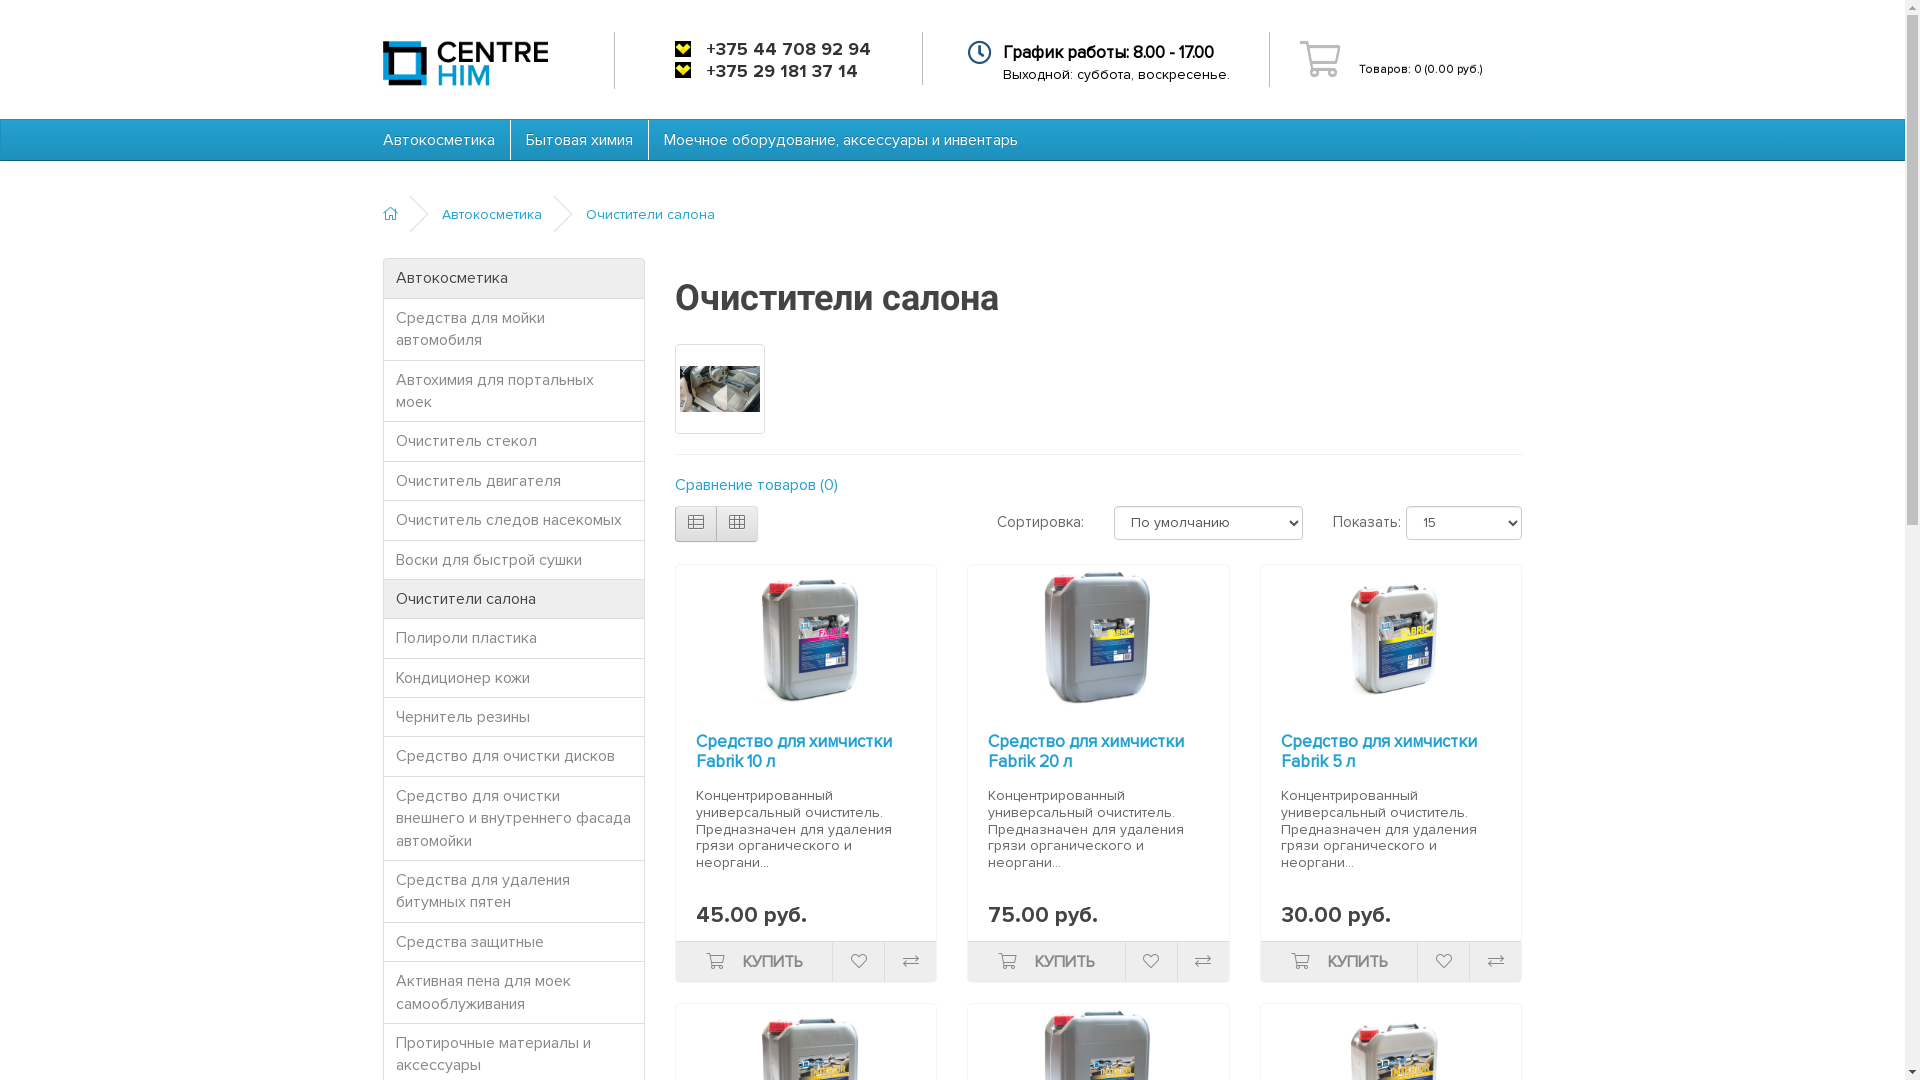  What do you see at coordinates (781, 69) in the screenshot?
I see `'+375 29 181 37 14'` at bounding box center [781, 69].